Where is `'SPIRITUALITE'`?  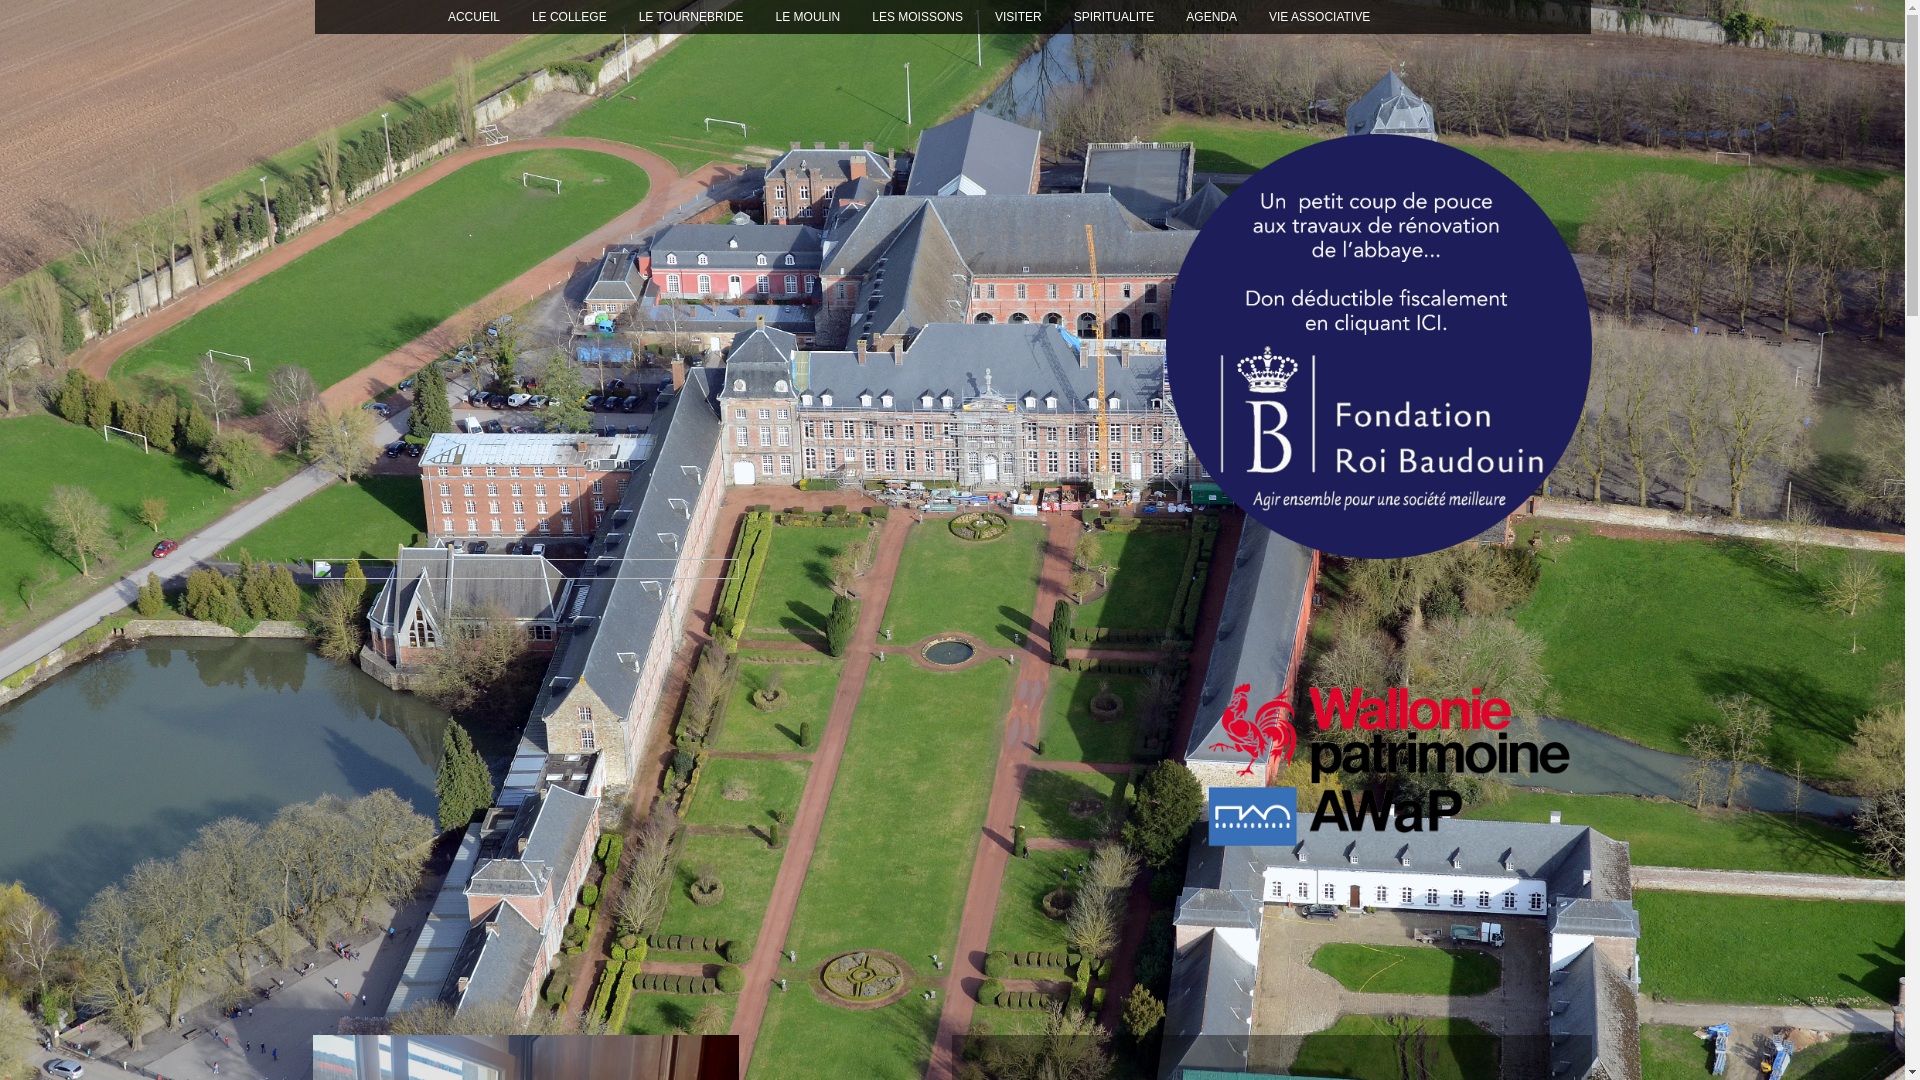 'SPIRITUALITE' is located at coordinates (1113, 16).